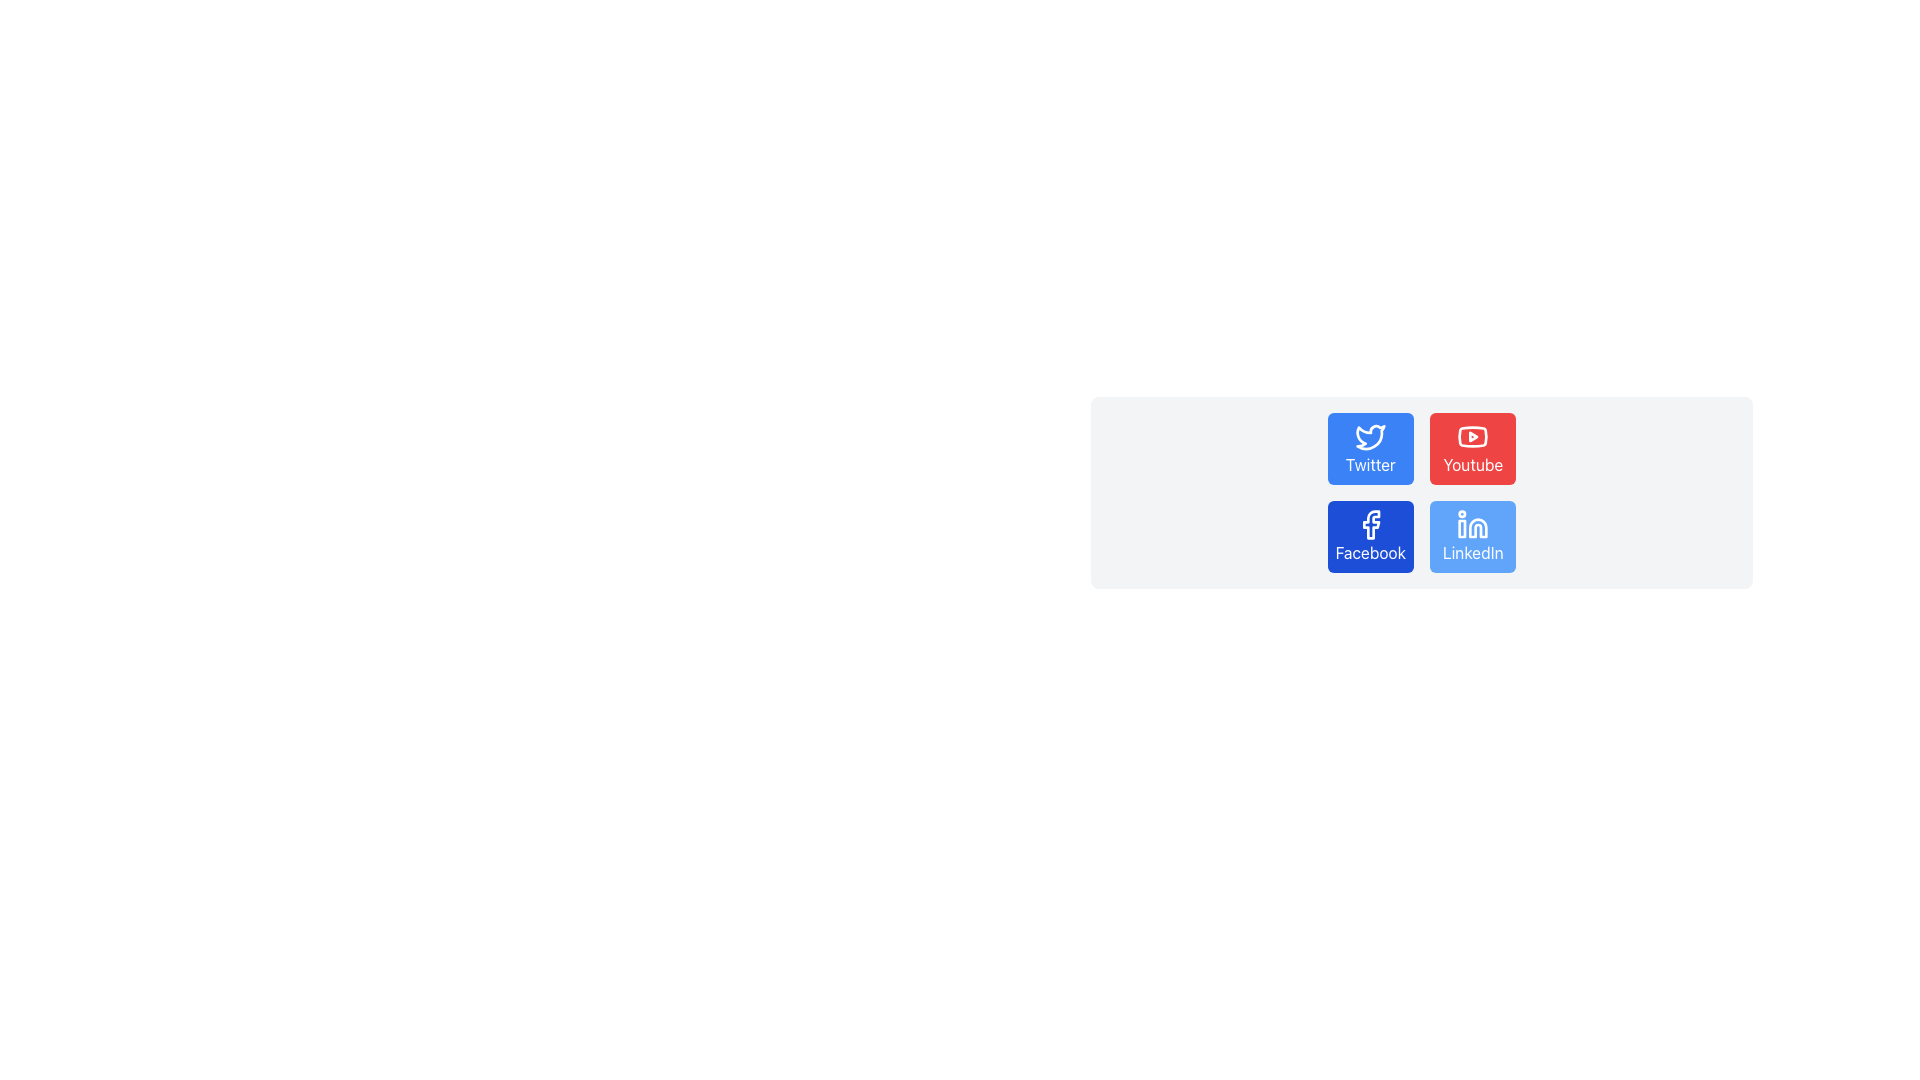 This screenshot has width=1920, height=1080. What do you see at coordinates (1473, 465) in the screenshot?
I see `the button containing the 'YouTube' text label, which is situated below the YouTube logo inside a red button in the top-right group of buttons` at bounding box center [1473, 465].